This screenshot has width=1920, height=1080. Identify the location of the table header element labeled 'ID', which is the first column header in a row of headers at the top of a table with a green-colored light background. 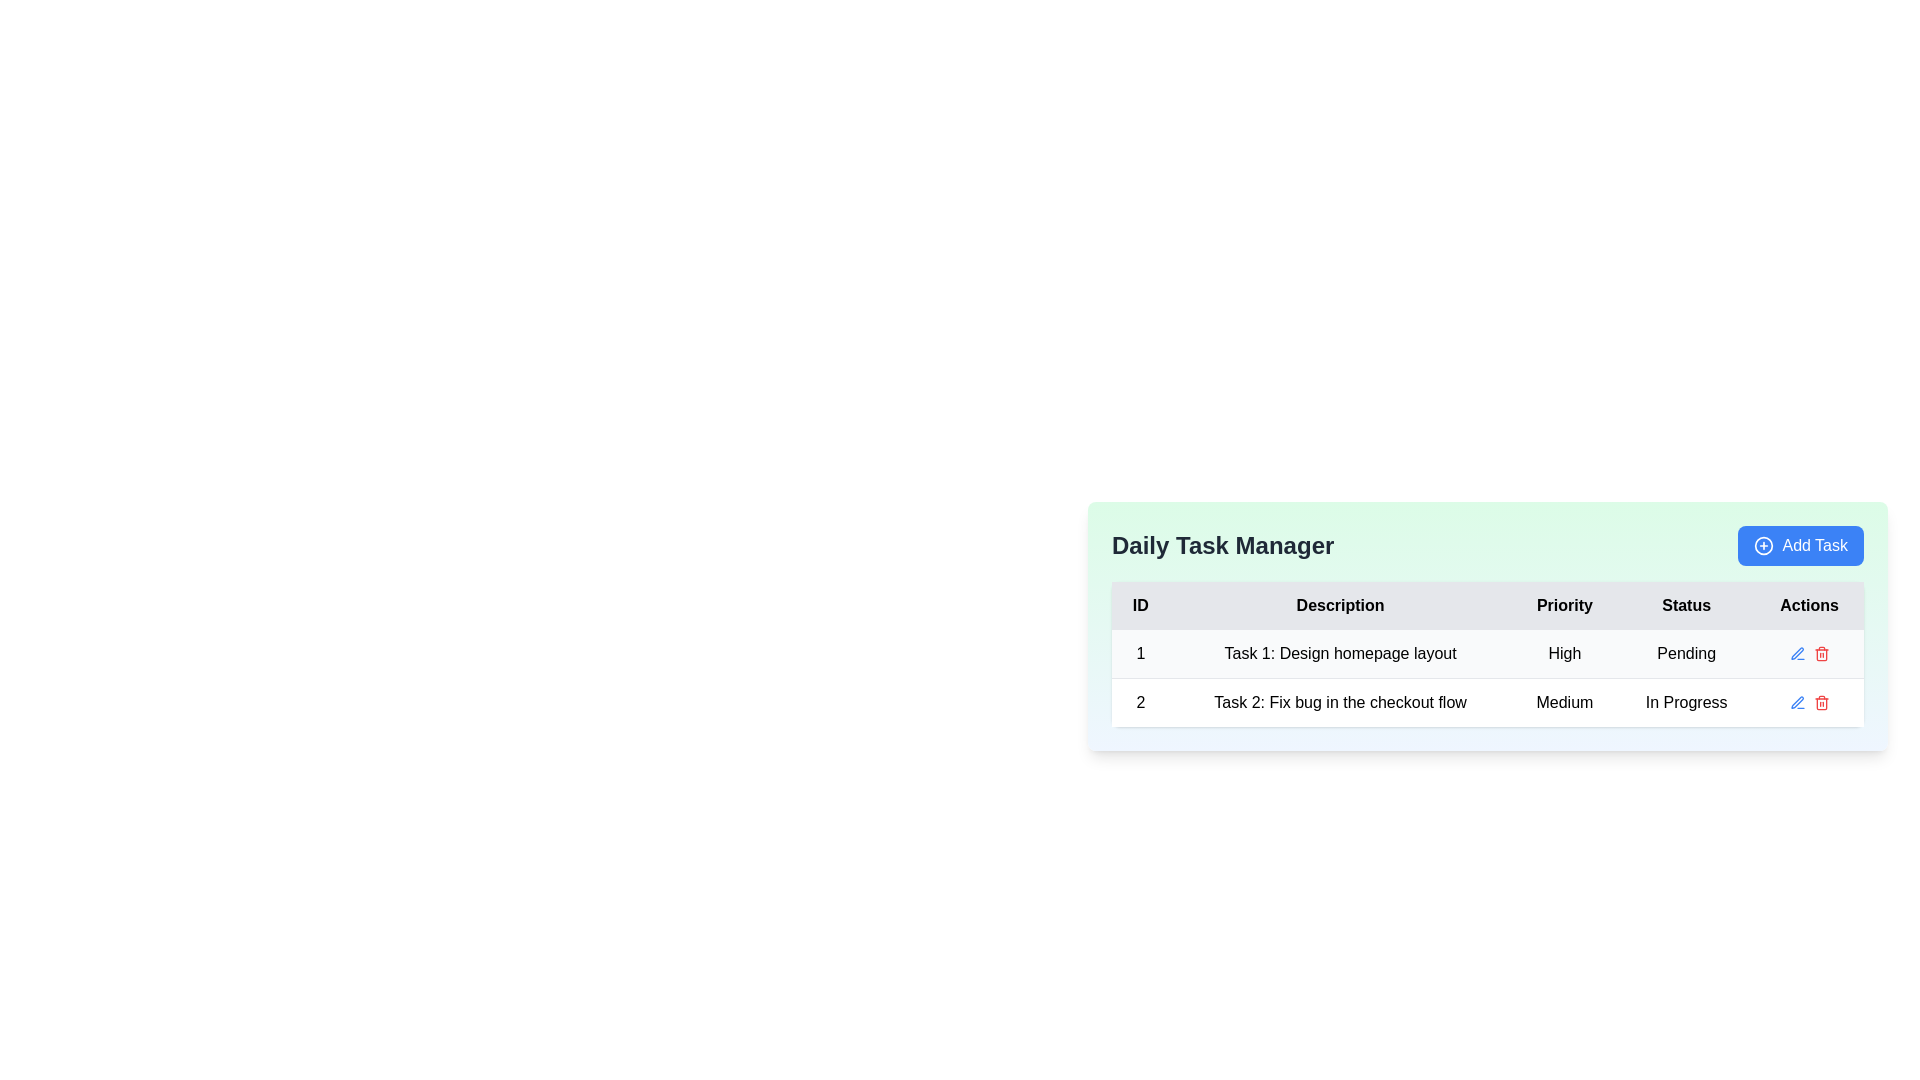
(1140, 604).